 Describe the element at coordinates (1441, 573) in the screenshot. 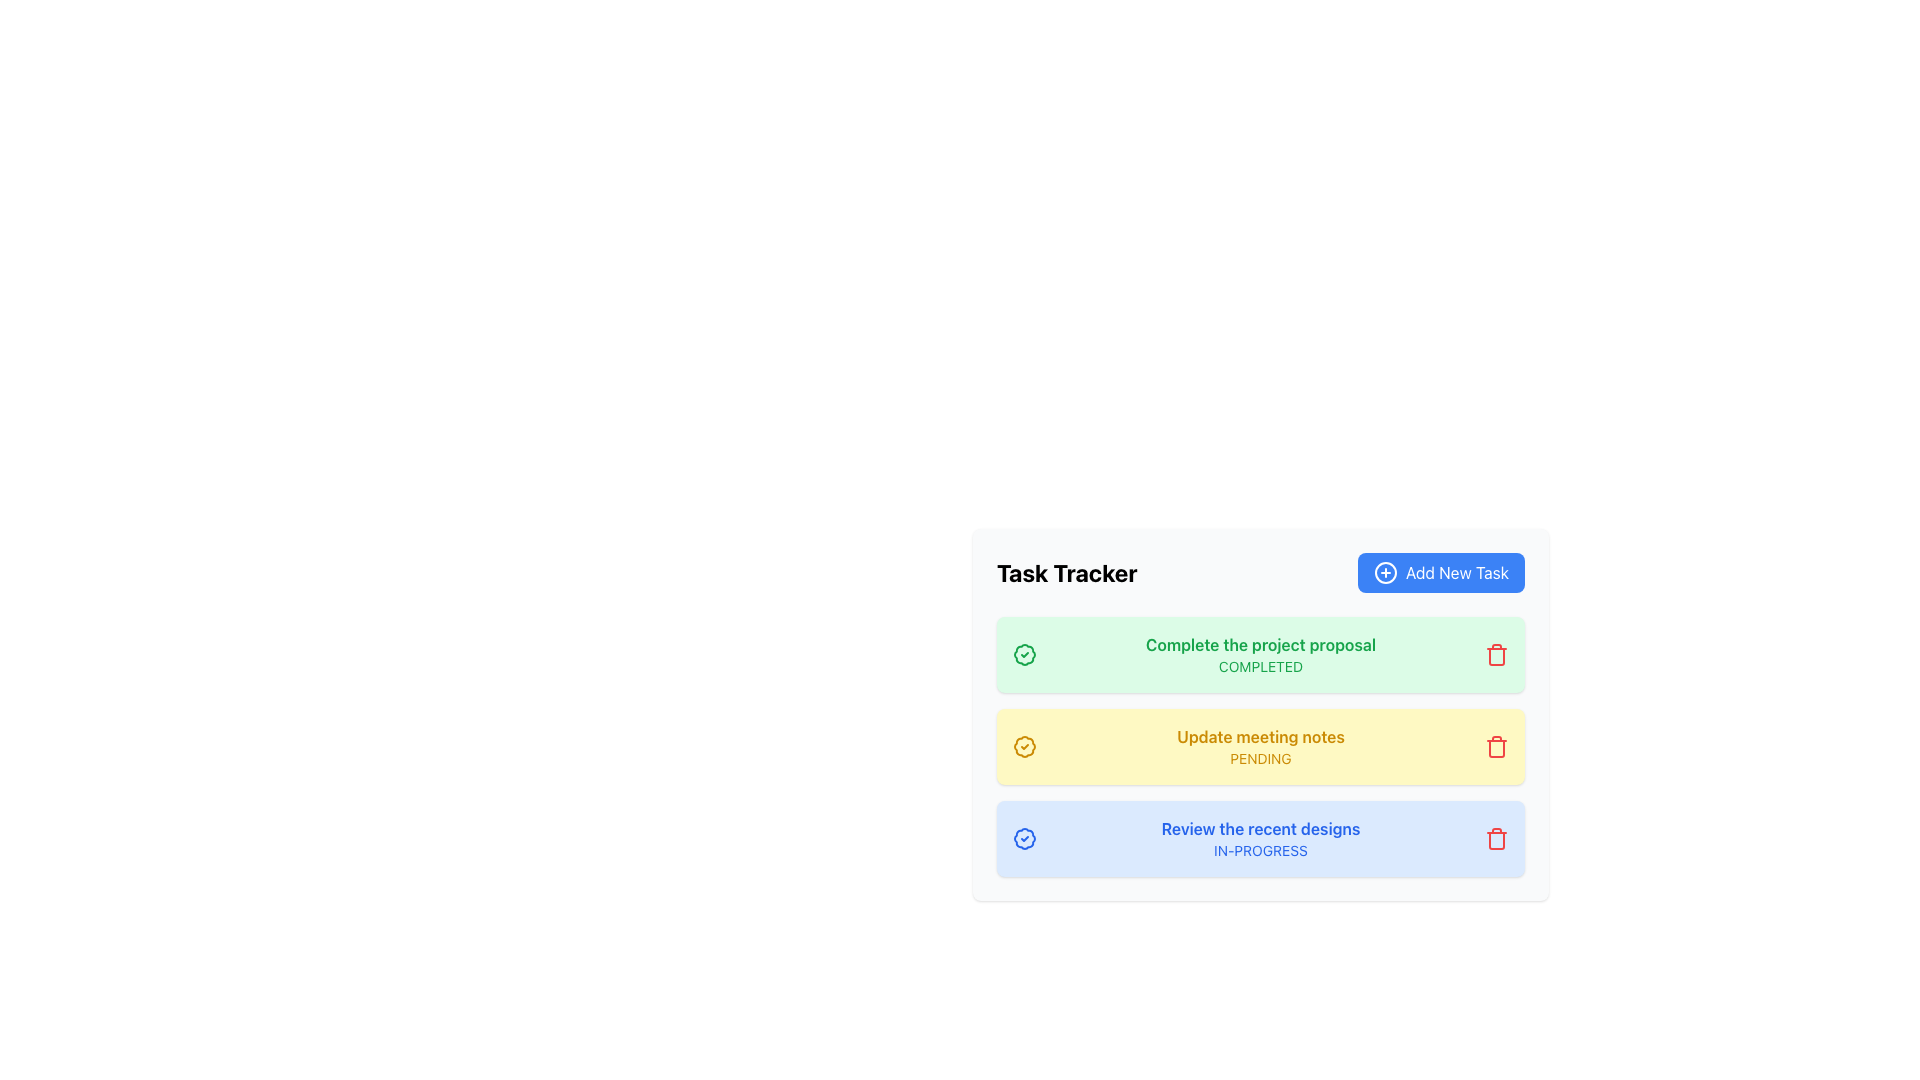

I see `the 'Add Task' button located at the top-right corner of the 'Task Tracker' interface` at that location.